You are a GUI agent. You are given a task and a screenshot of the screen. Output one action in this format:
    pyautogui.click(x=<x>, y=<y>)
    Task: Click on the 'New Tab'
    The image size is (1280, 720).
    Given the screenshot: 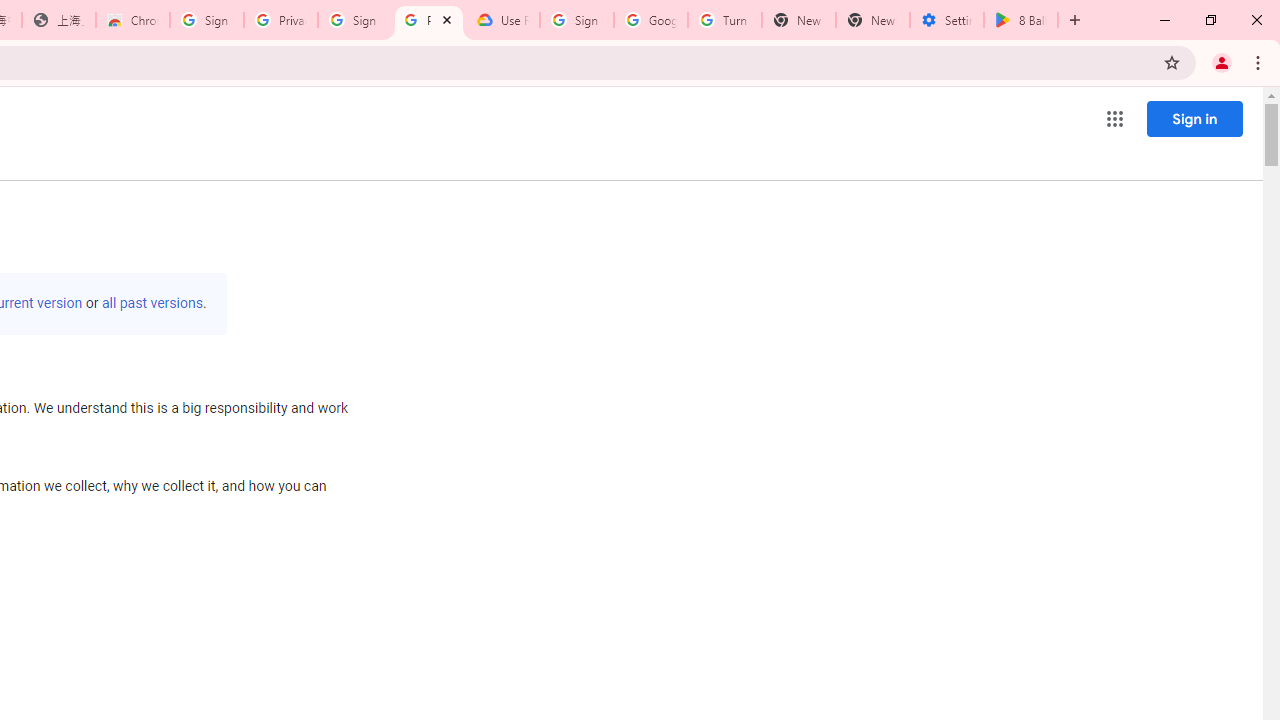 What is the action you would take?
    pyautogui.click(x=872, y=20)
    